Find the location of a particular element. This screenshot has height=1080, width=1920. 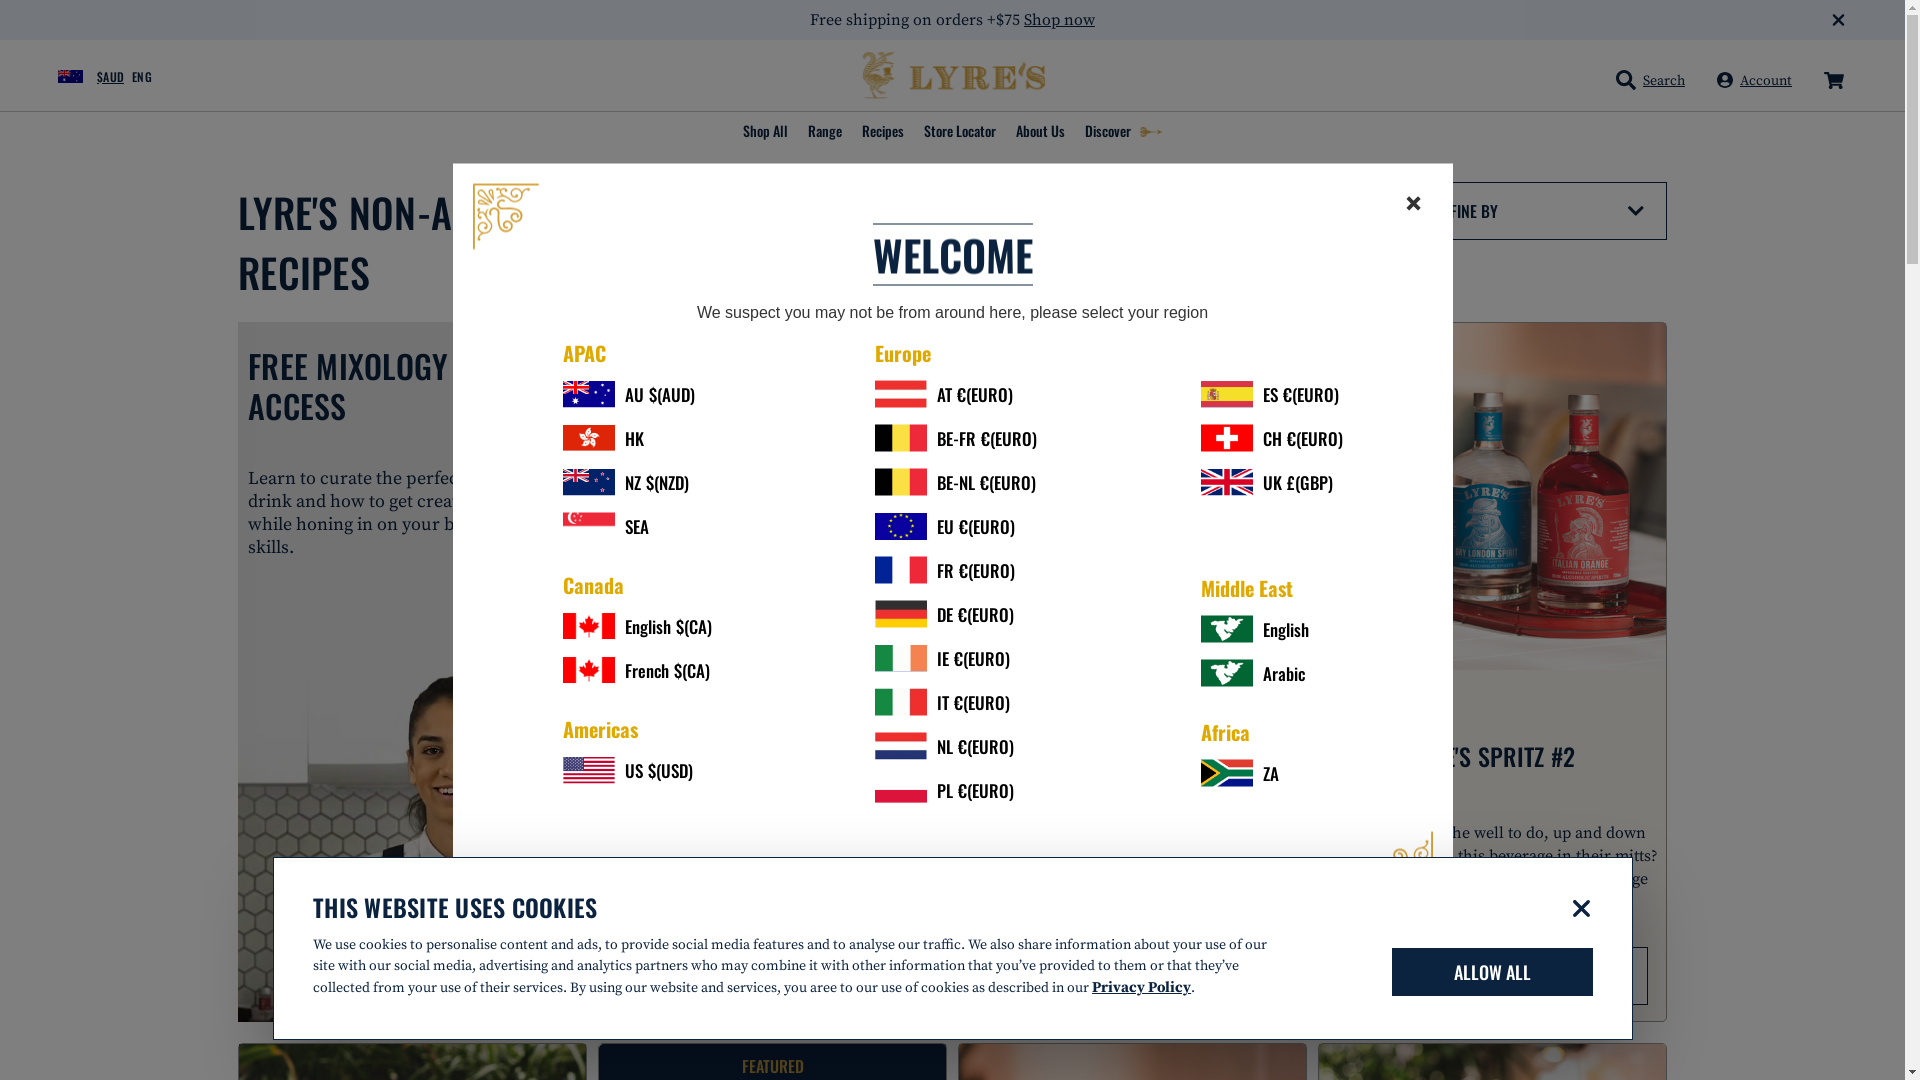

'English is located at coordinates (635, 624).